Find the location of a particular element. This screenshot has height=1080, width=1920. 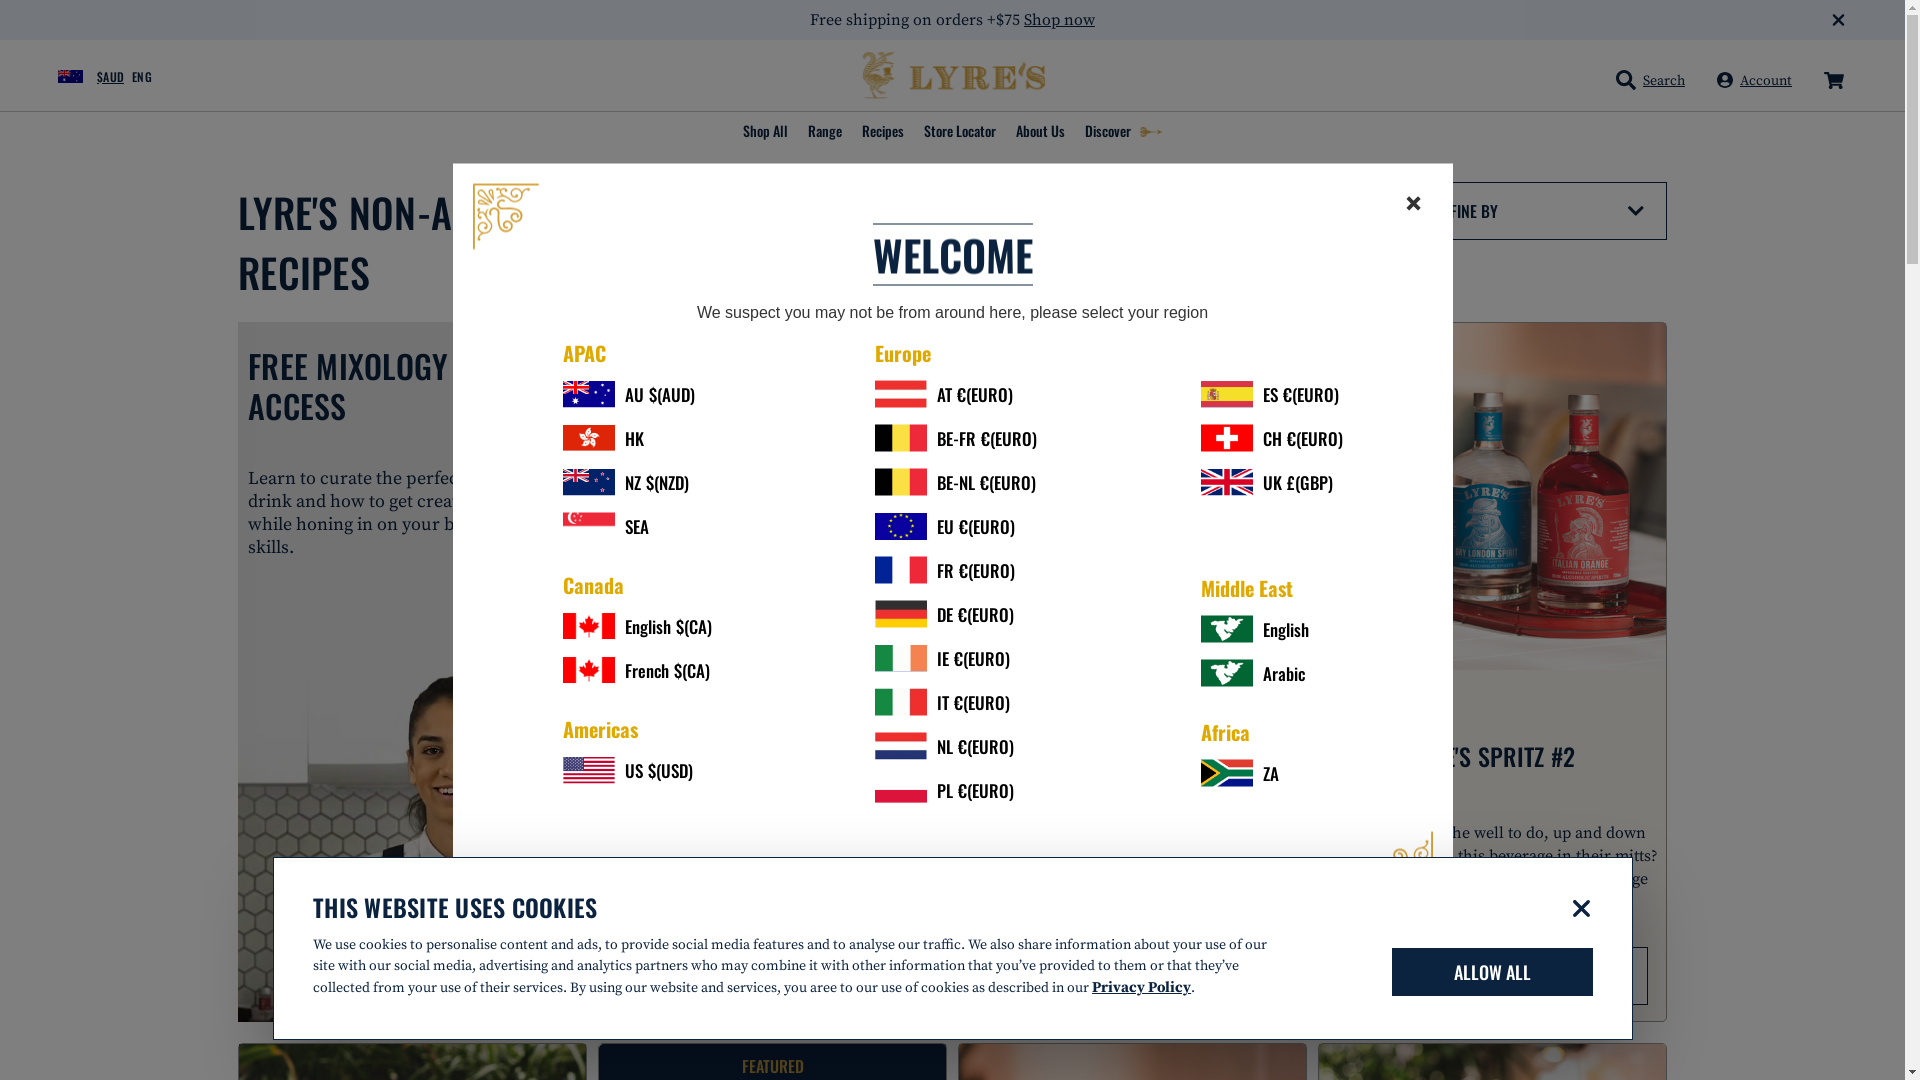

'English is located at coordinates (635, 624).